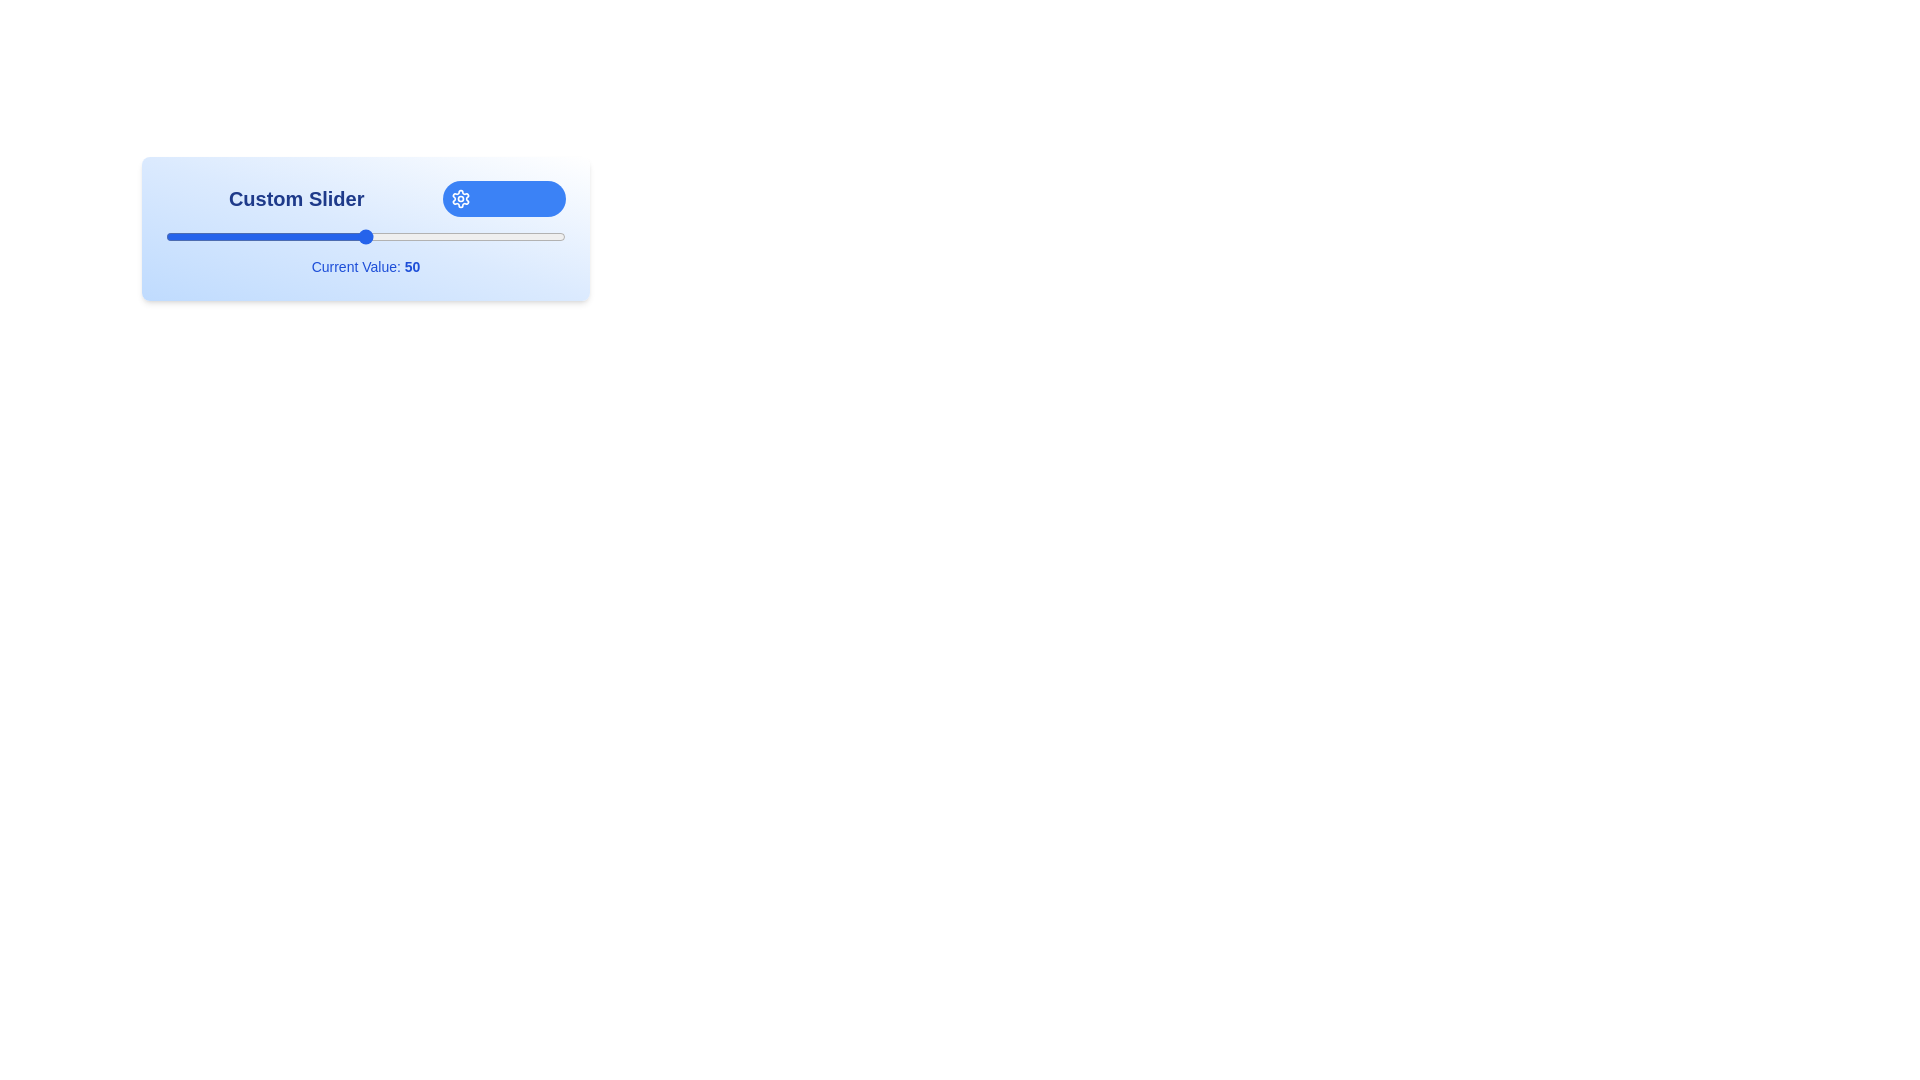  Describe the element at coordinates (411, 265) in the screenshot. I see `the Text label that displays a numerical value, positioned immediately following 'Current Value:' in the lower third of the card component` at that location.